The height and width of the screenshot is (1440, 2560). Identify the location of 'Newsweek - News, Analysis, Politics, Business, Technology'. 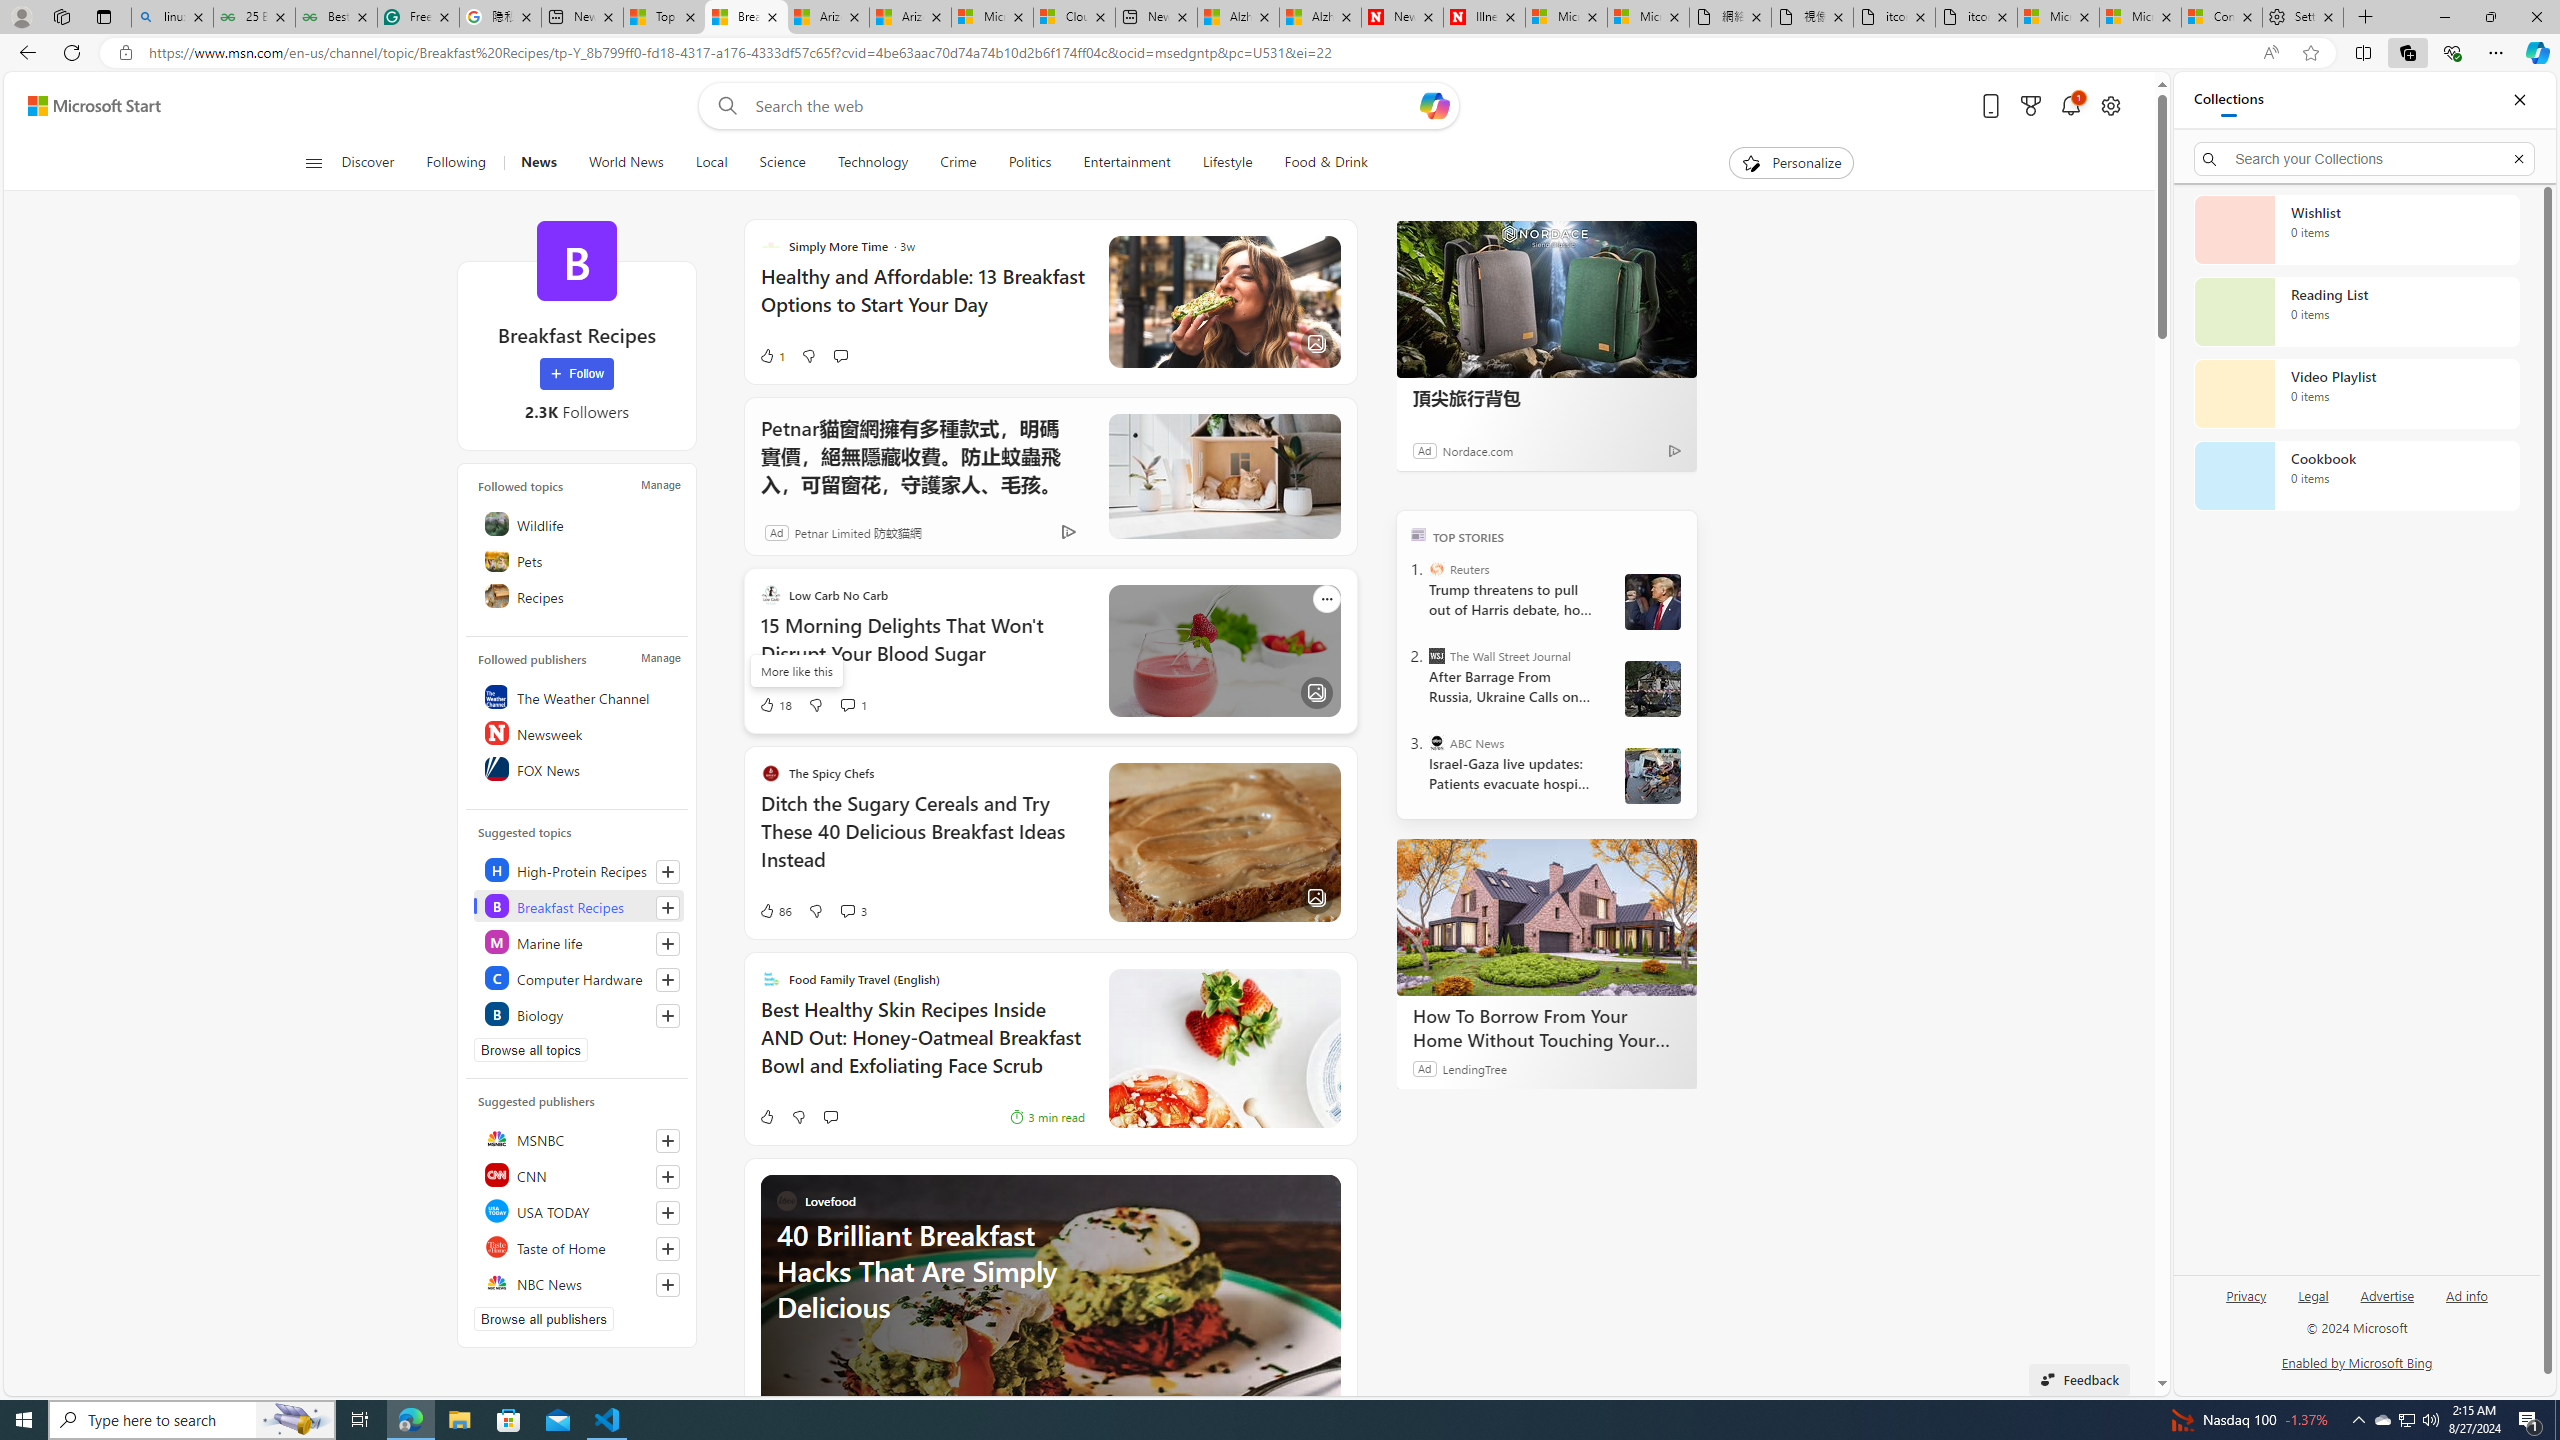
(1402, 16).